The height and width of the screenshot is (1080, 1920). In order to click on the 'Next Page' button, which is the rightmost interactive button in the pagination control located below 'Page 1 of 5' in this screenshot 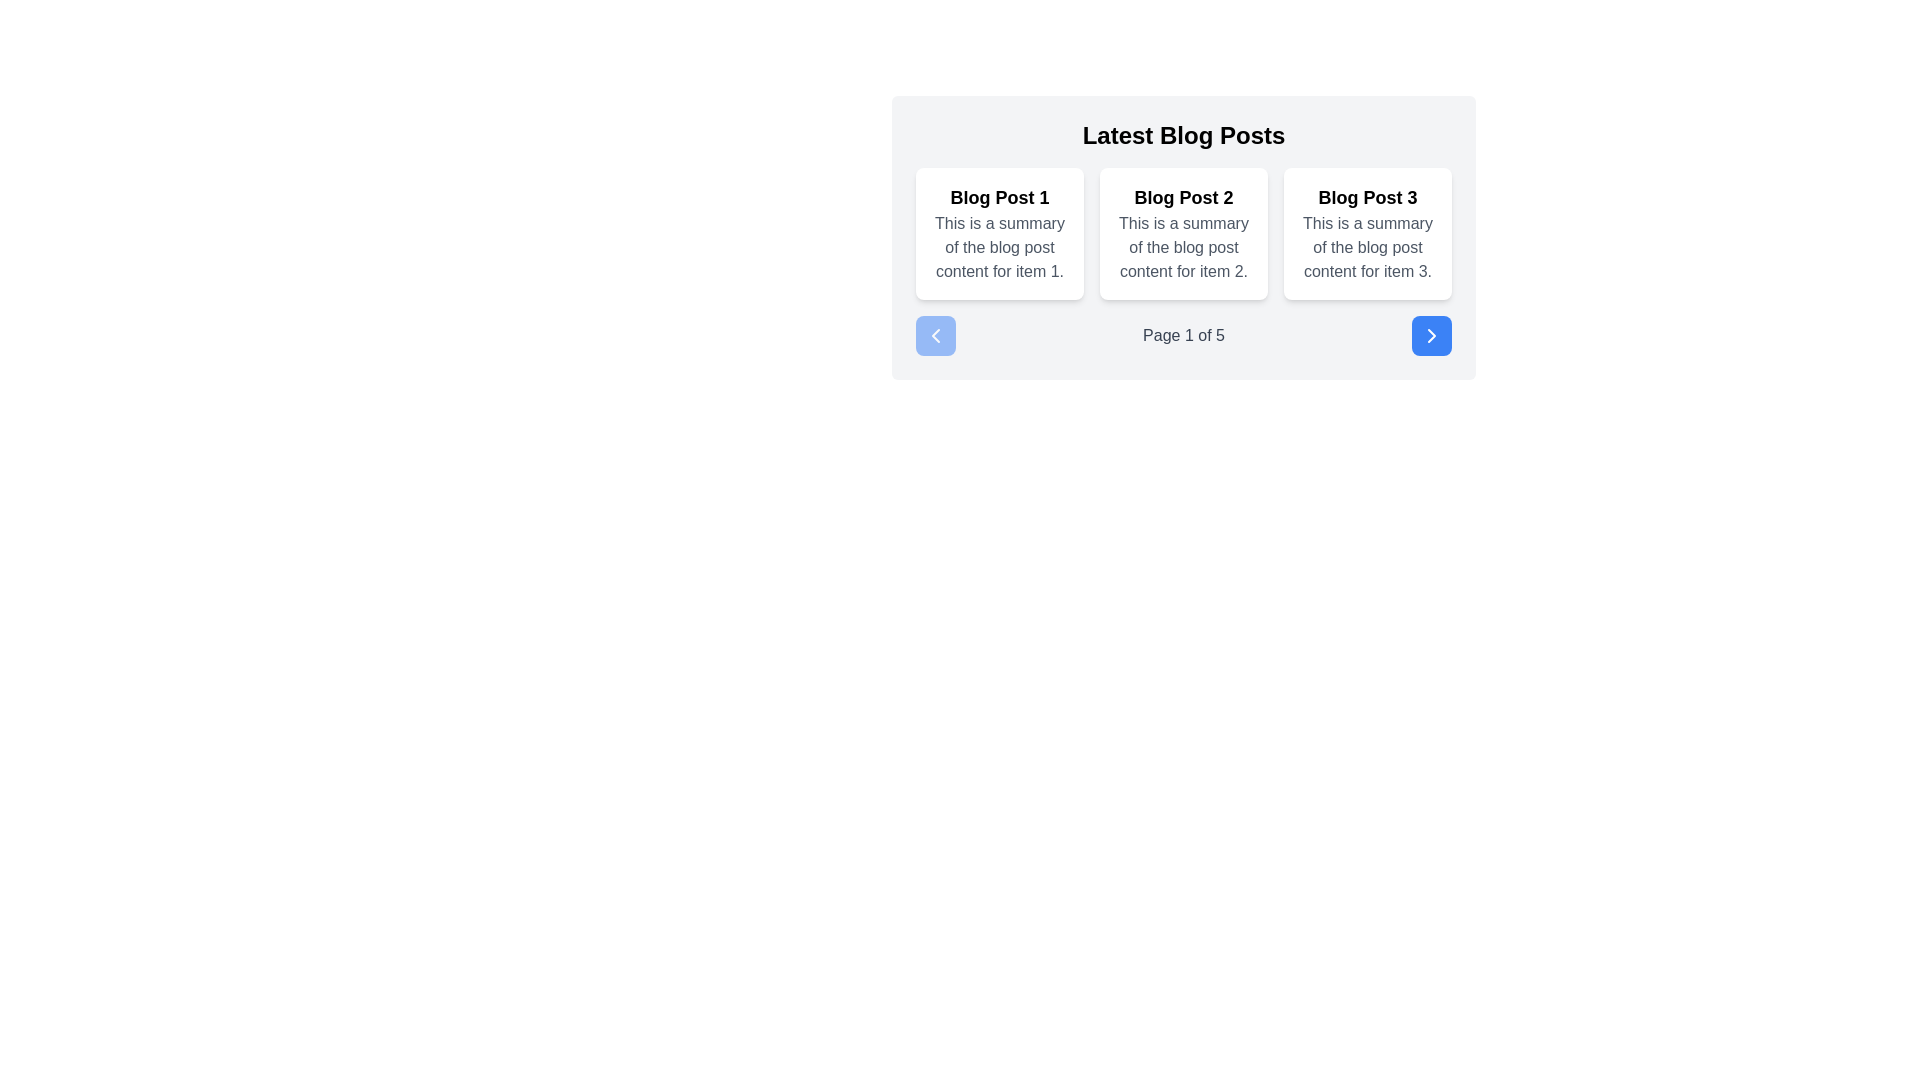, I will do `click(1430, 334)`.